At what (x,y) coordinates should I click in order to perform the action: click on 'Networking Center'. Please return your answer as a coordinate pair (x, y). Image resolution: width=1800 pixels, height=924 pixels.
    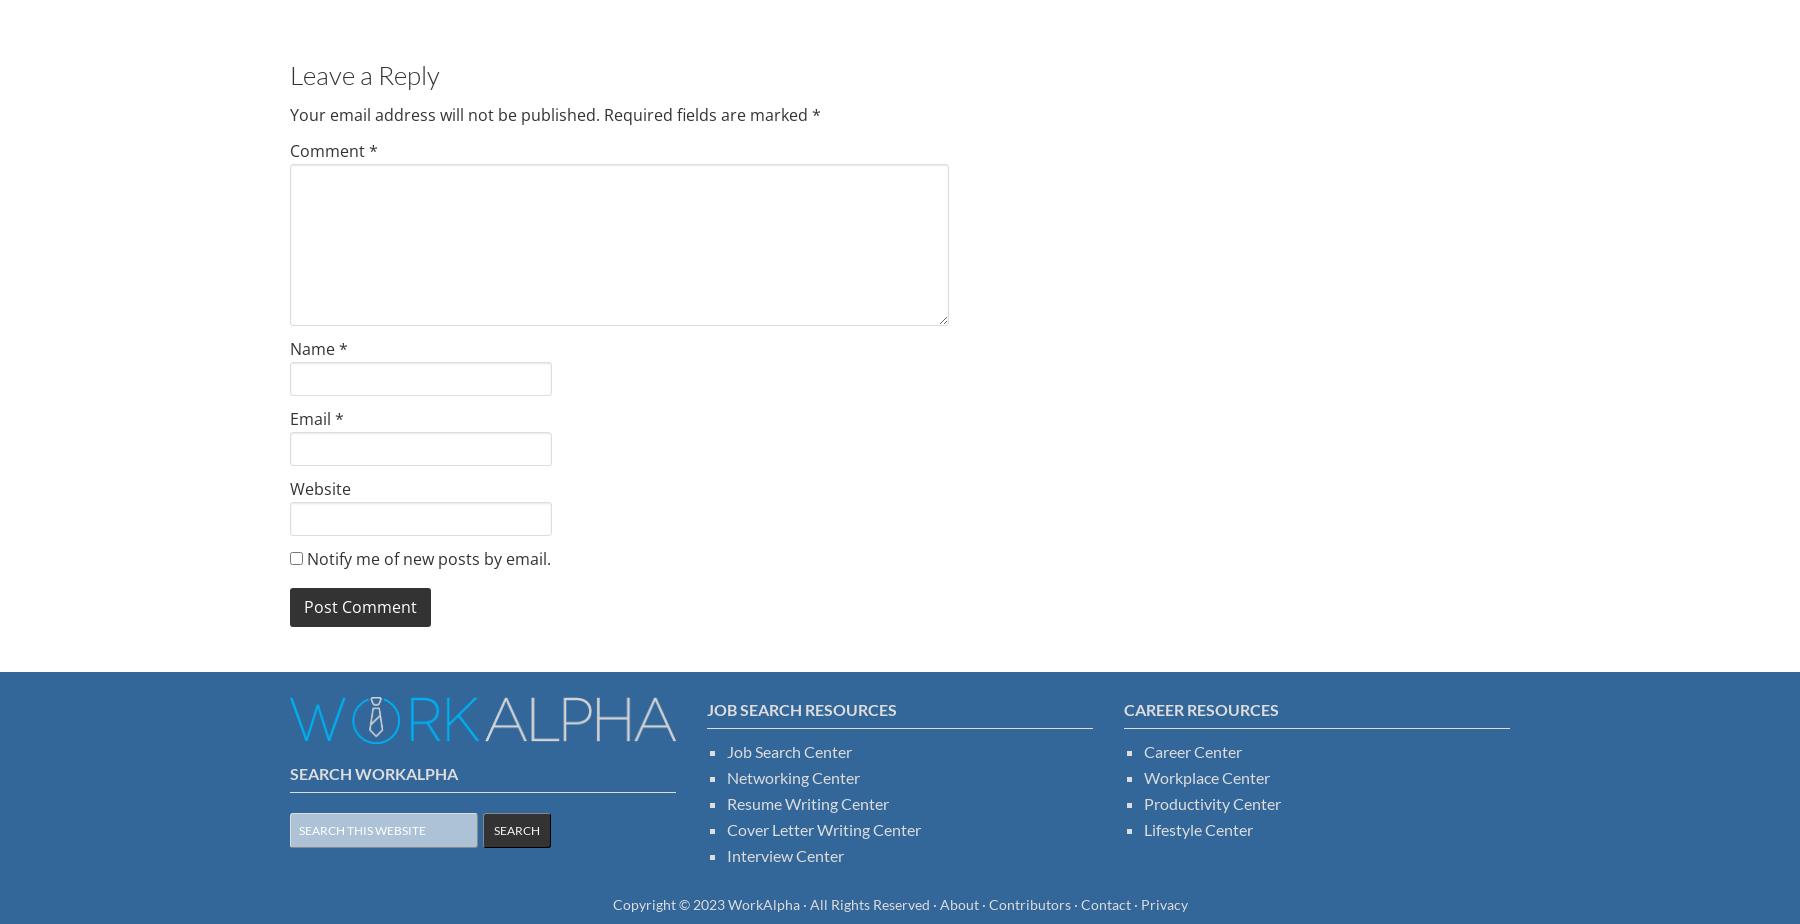
    Looking at the image, I should click on (793, 776).